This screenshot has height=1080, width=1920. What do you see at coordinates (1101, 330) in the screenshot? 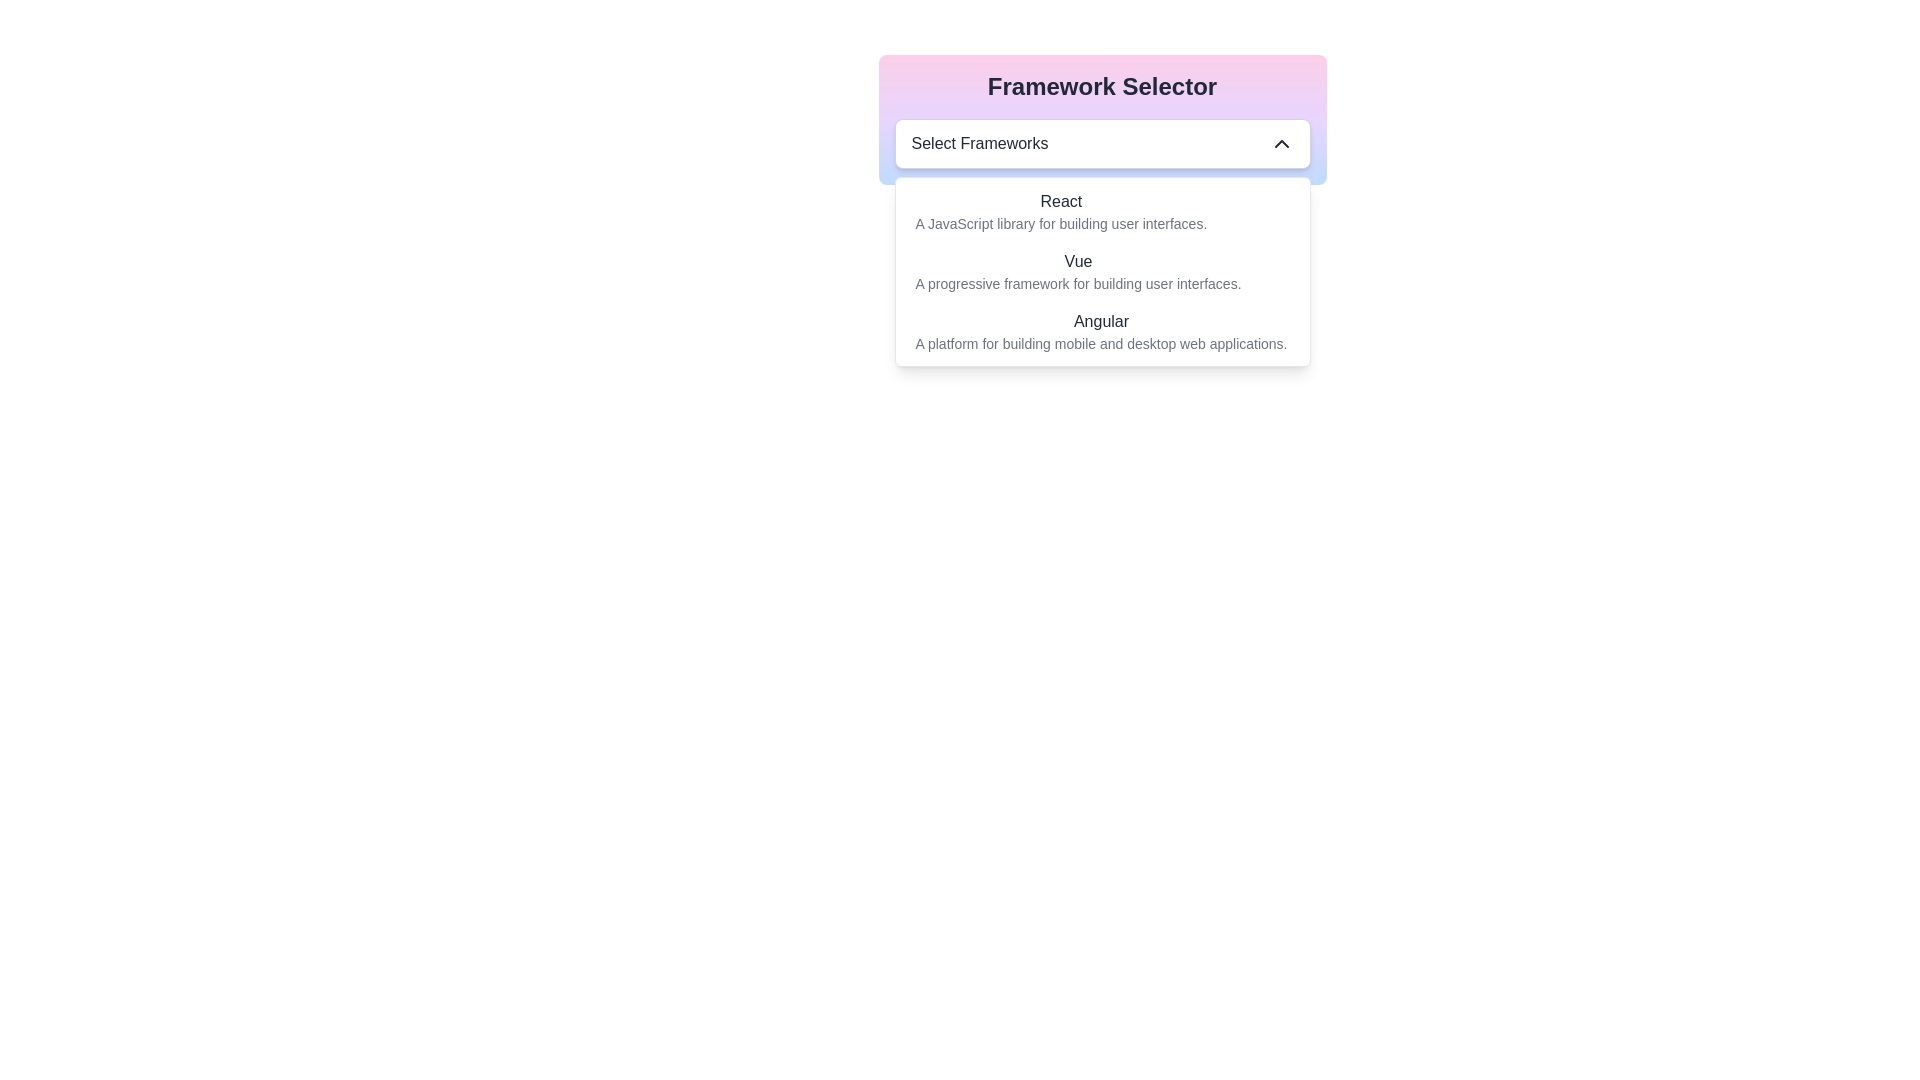
I see `the 'Angular' dropdown menu item, which is the third option in the 'Framework Selector' dropdown` at bounding box center [1101, 330].